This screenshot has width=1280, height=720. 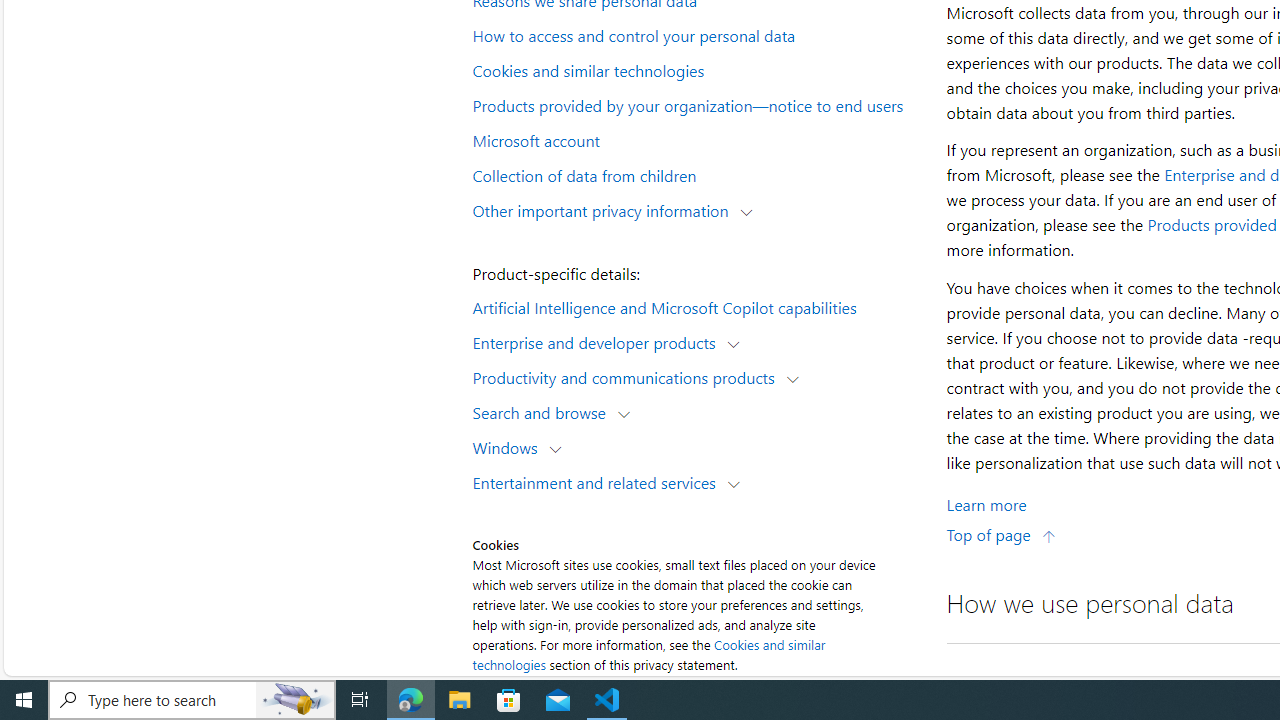 What do you see at coordinates (696, 173) in the screenshot?
I see `'Collection of data from children'` at bounding box center [696, 173].